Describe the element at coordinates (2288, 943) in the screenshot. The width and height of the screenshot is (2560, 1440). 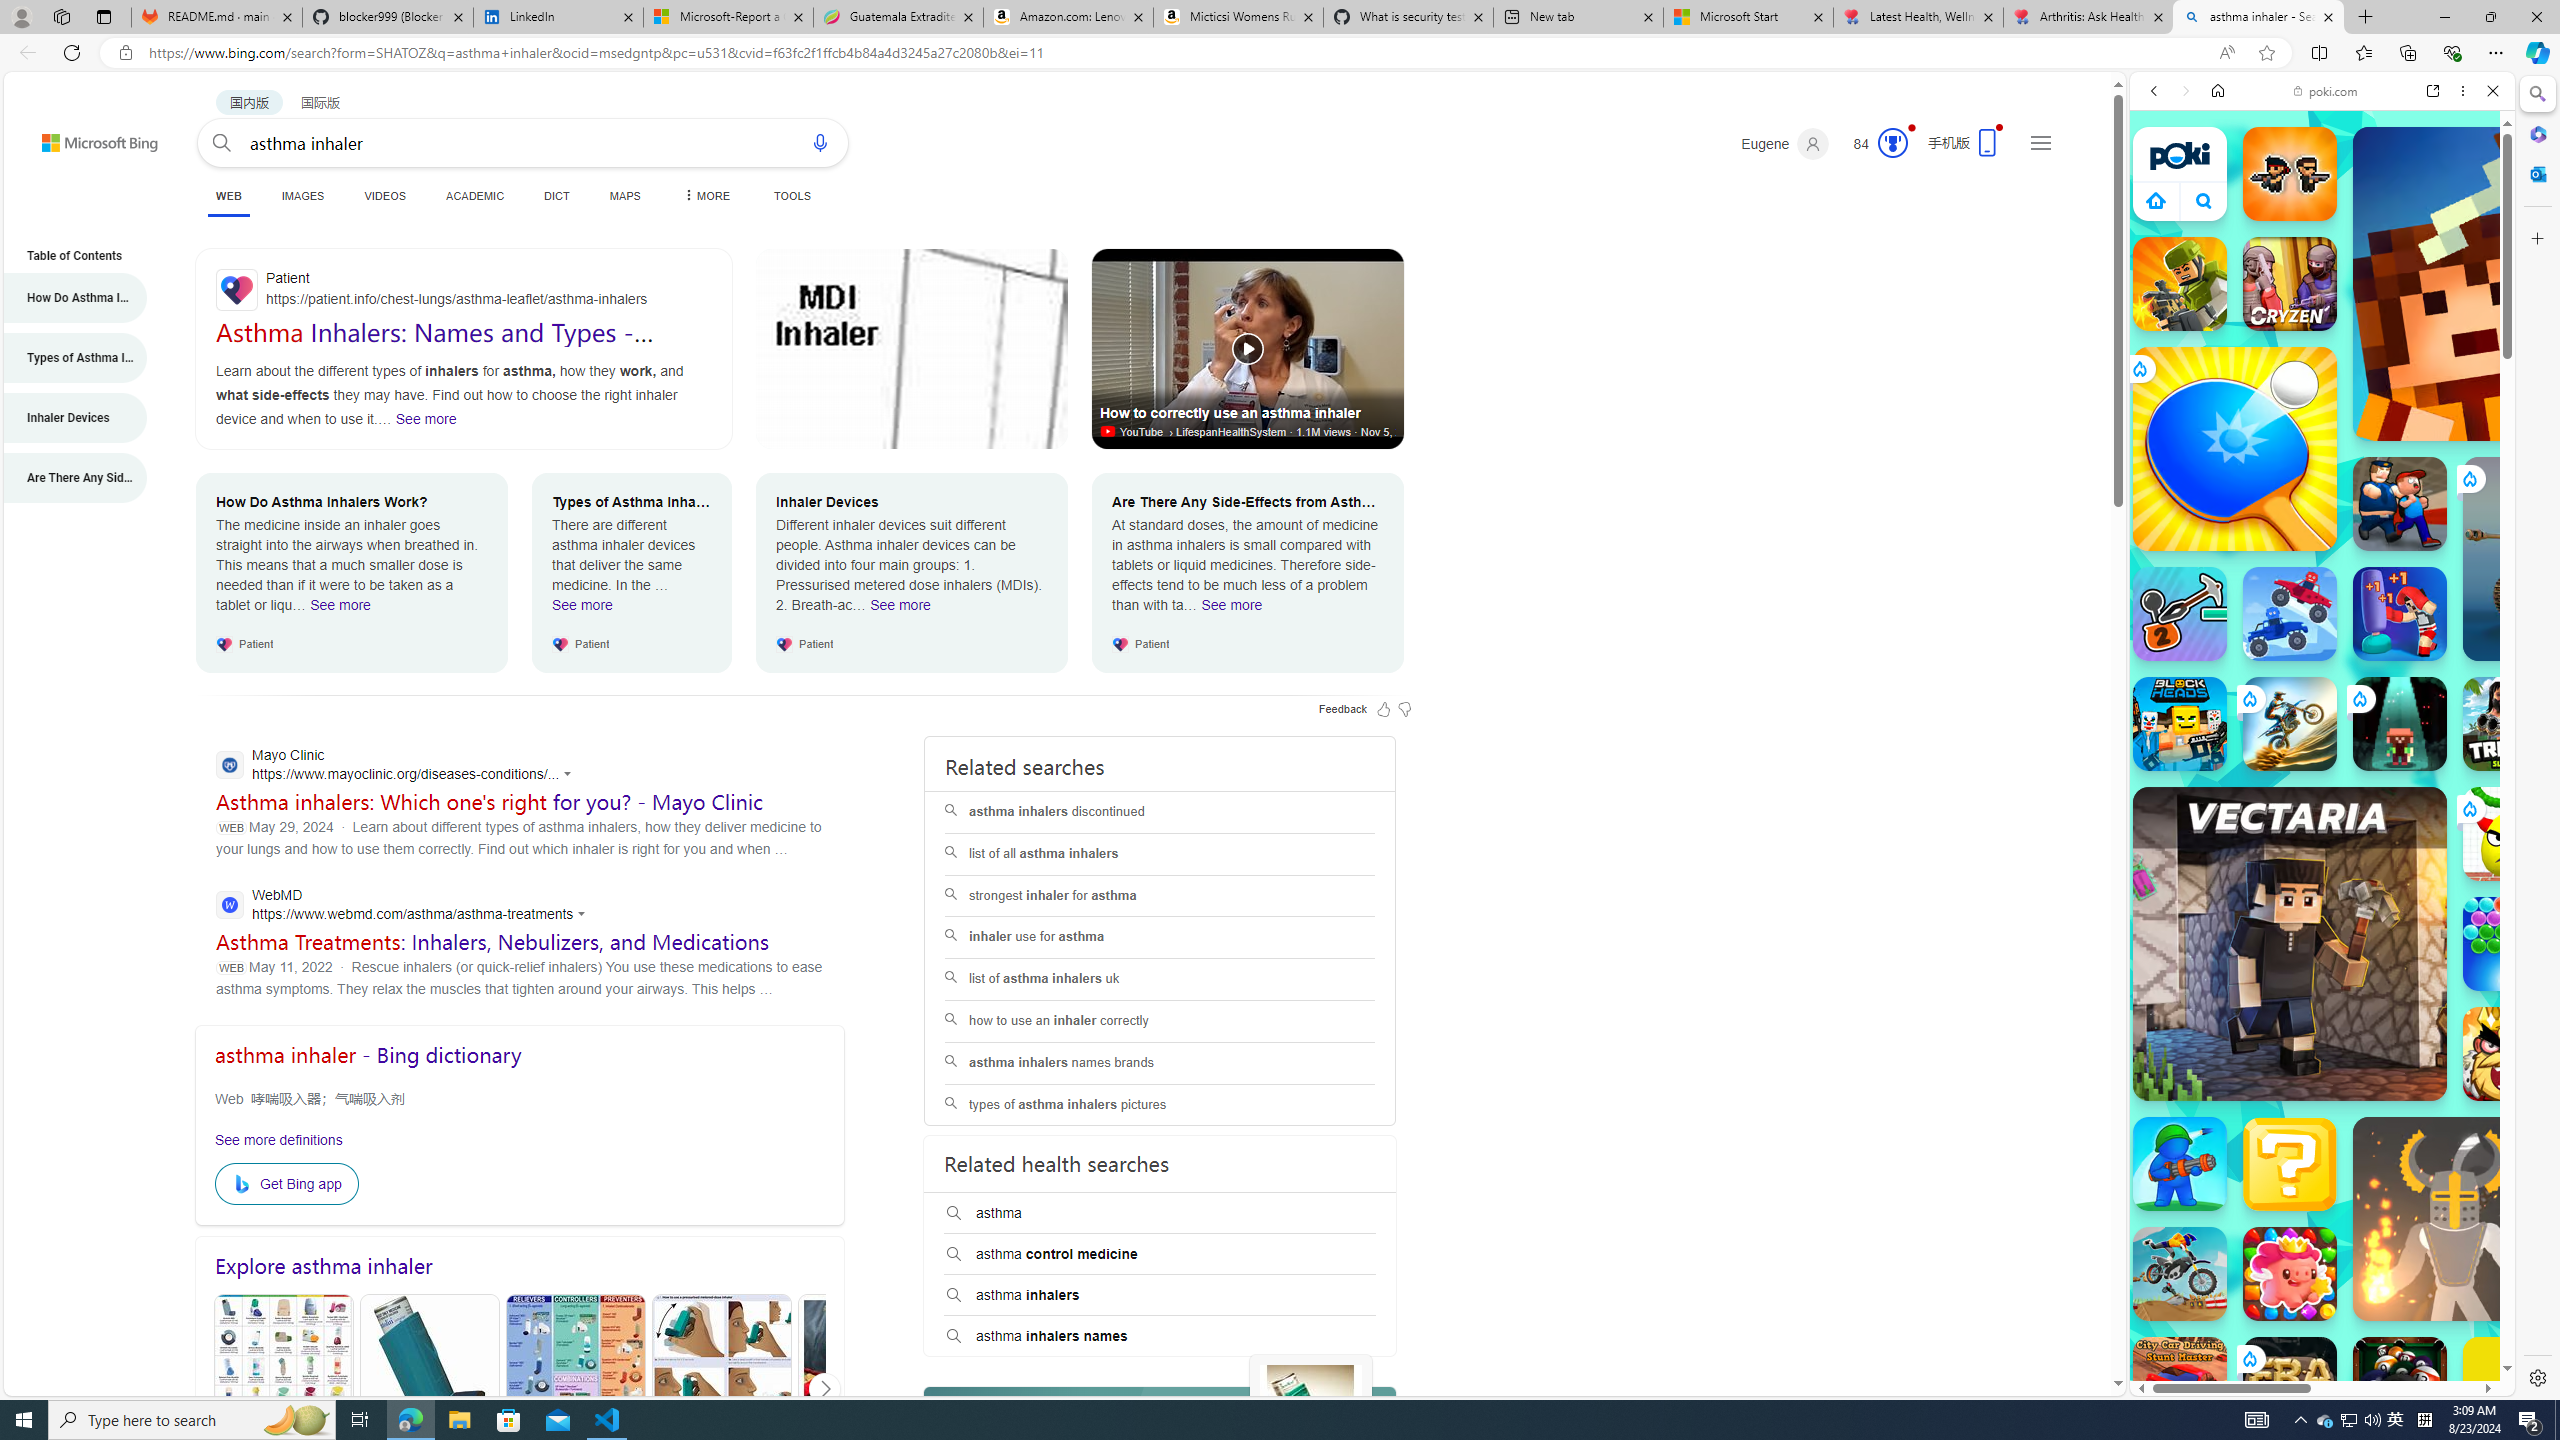
I see `'Vectaria.io'` at that location.